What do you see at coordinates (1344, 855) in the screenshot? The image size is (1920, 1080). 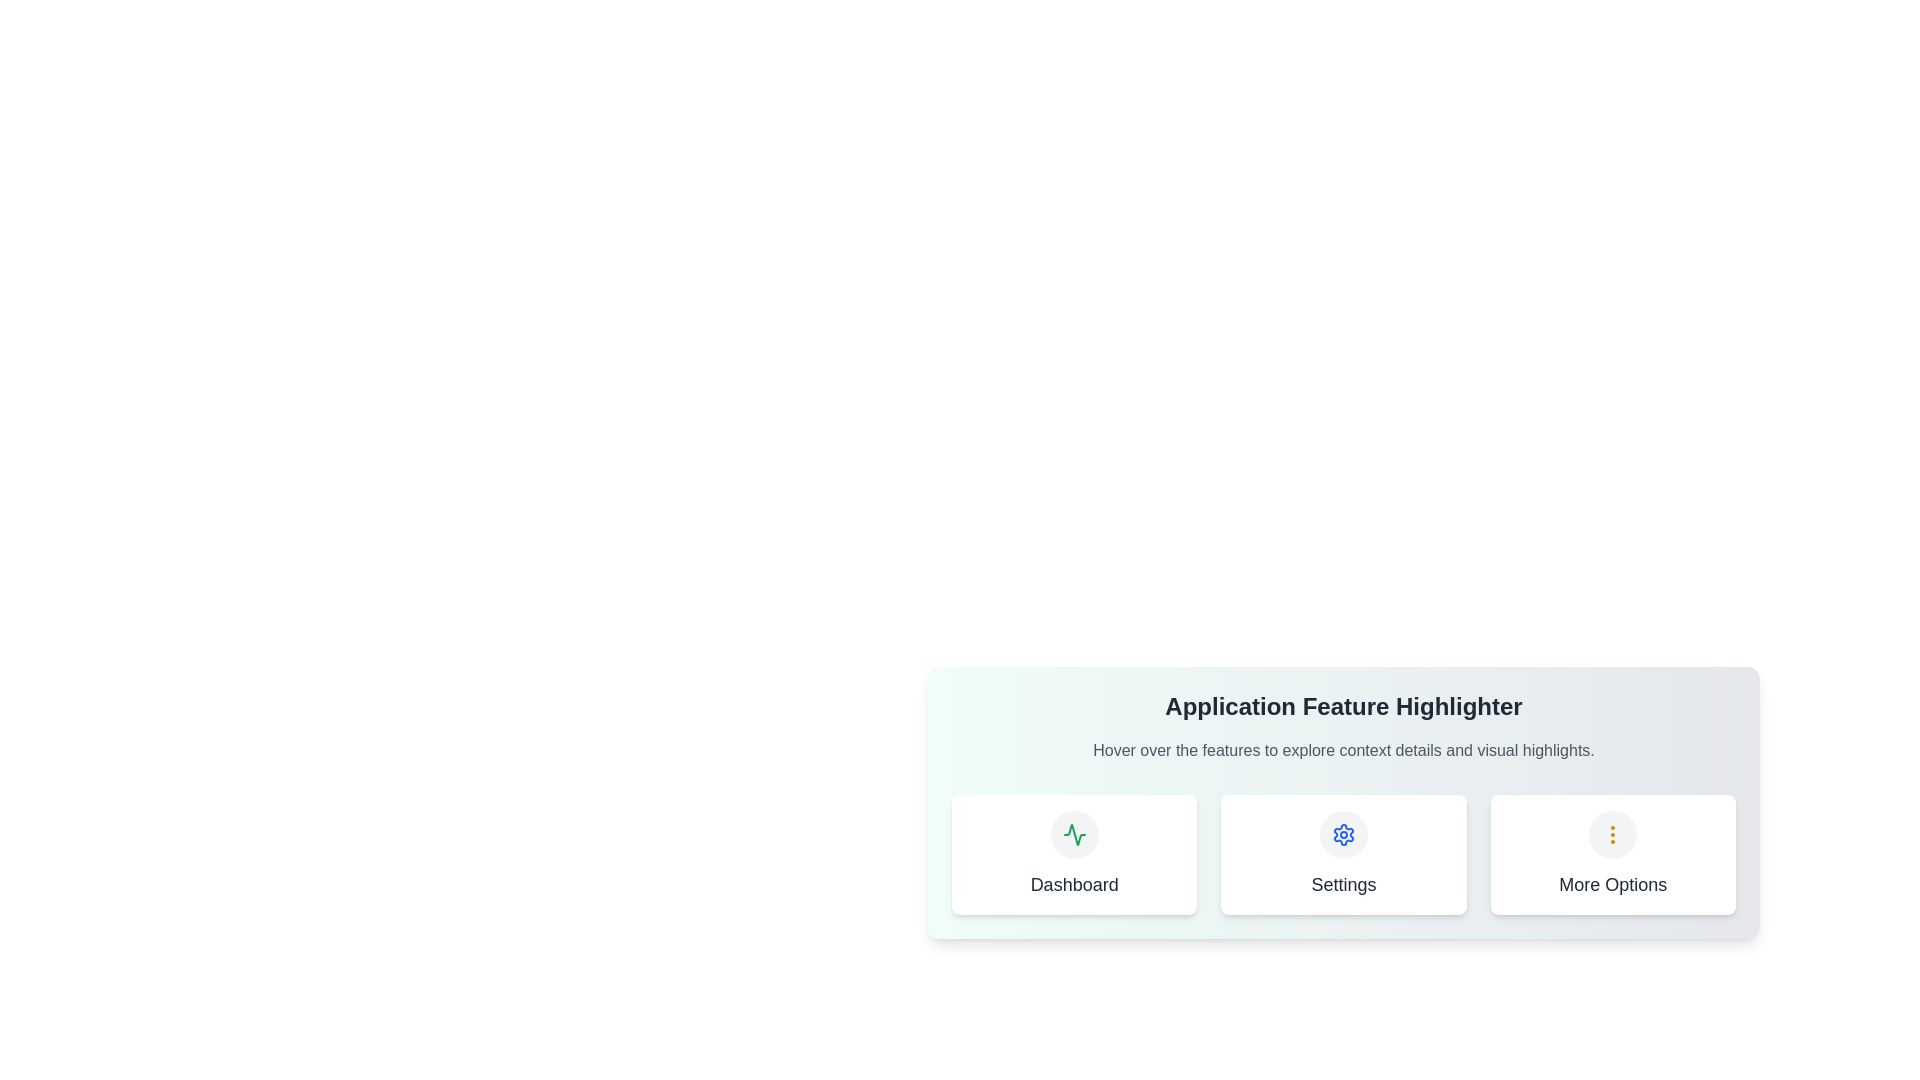 I see `the second button in the row of three buttons under the 'Application Feature Highlighter' title` at bounding box center [1344, 855].